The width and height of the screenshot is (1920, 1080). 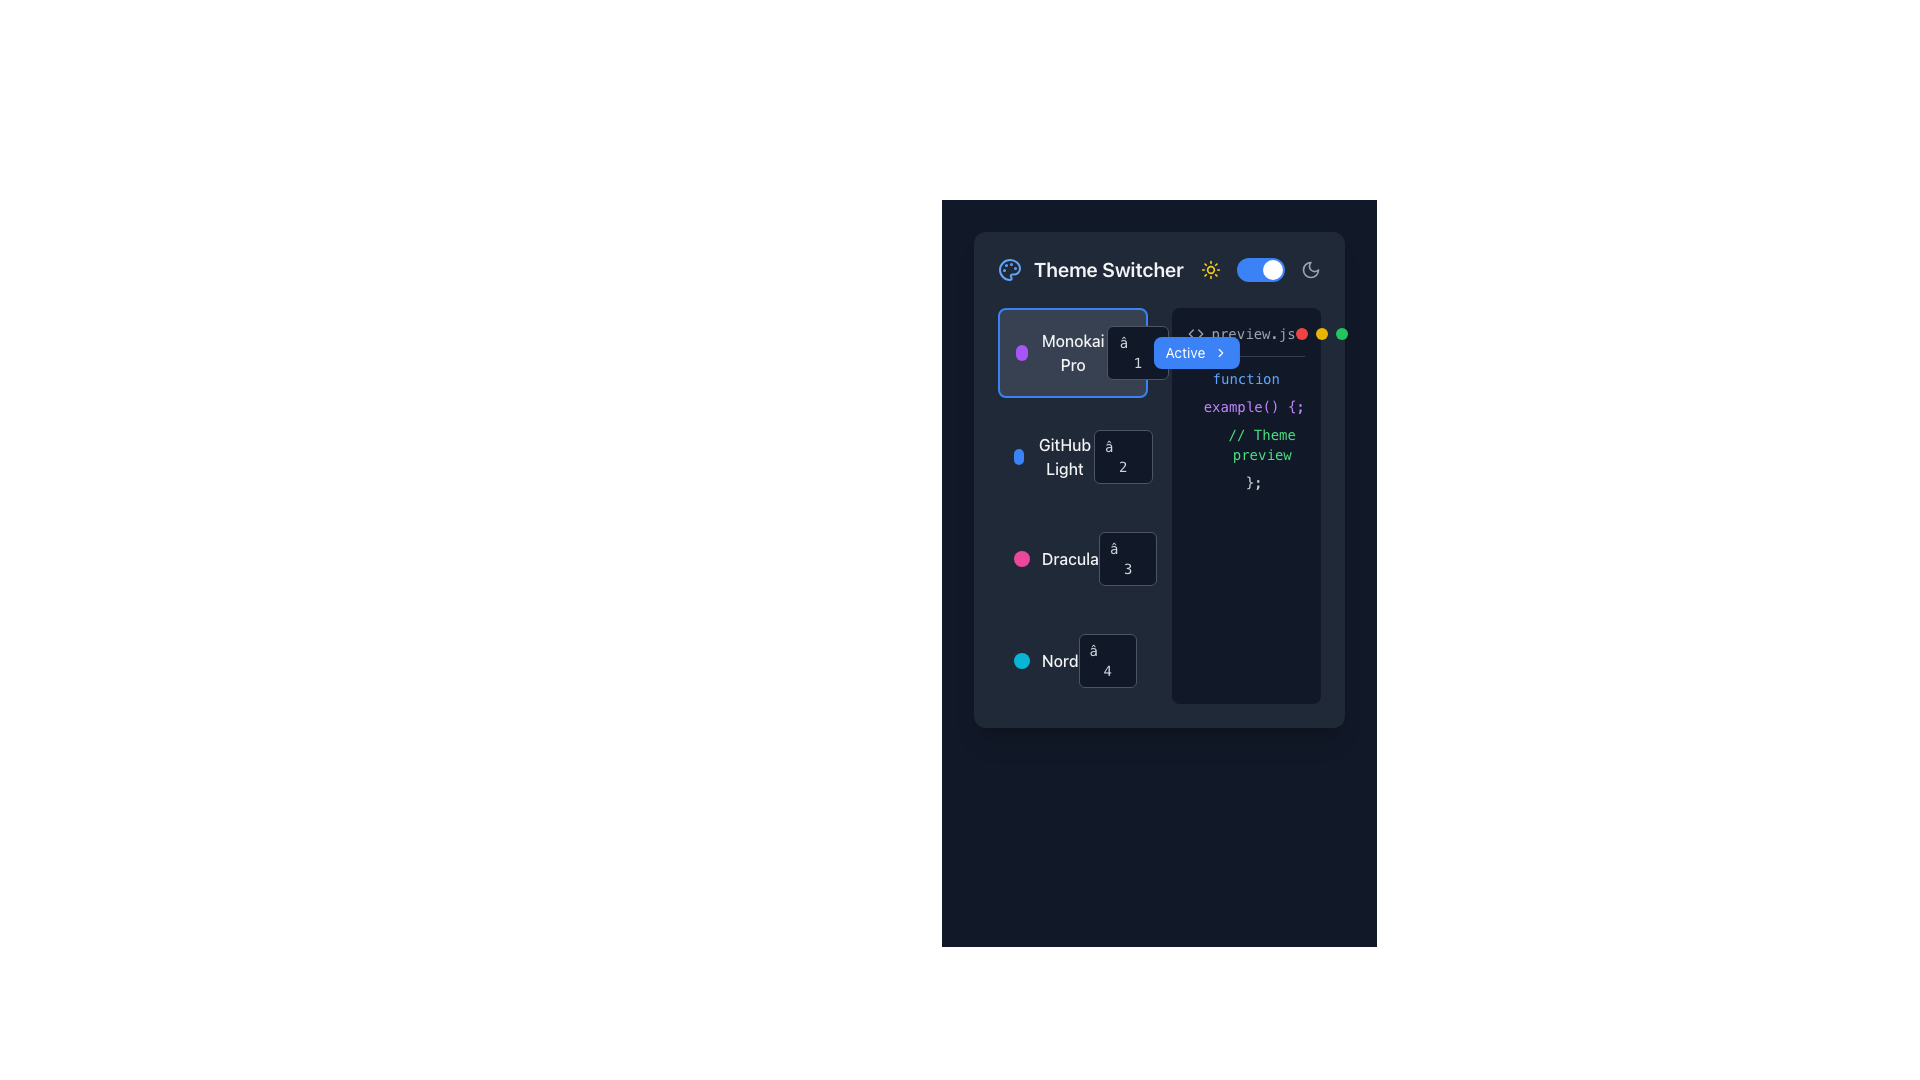 What do you see at coordinates (1053, 456) in the screenshot?
I see `the 'GitHub Light' theme selection option located in the second row of the theme options list in the 'Theme Switcher' panel` at bounding box center [1053, 456].